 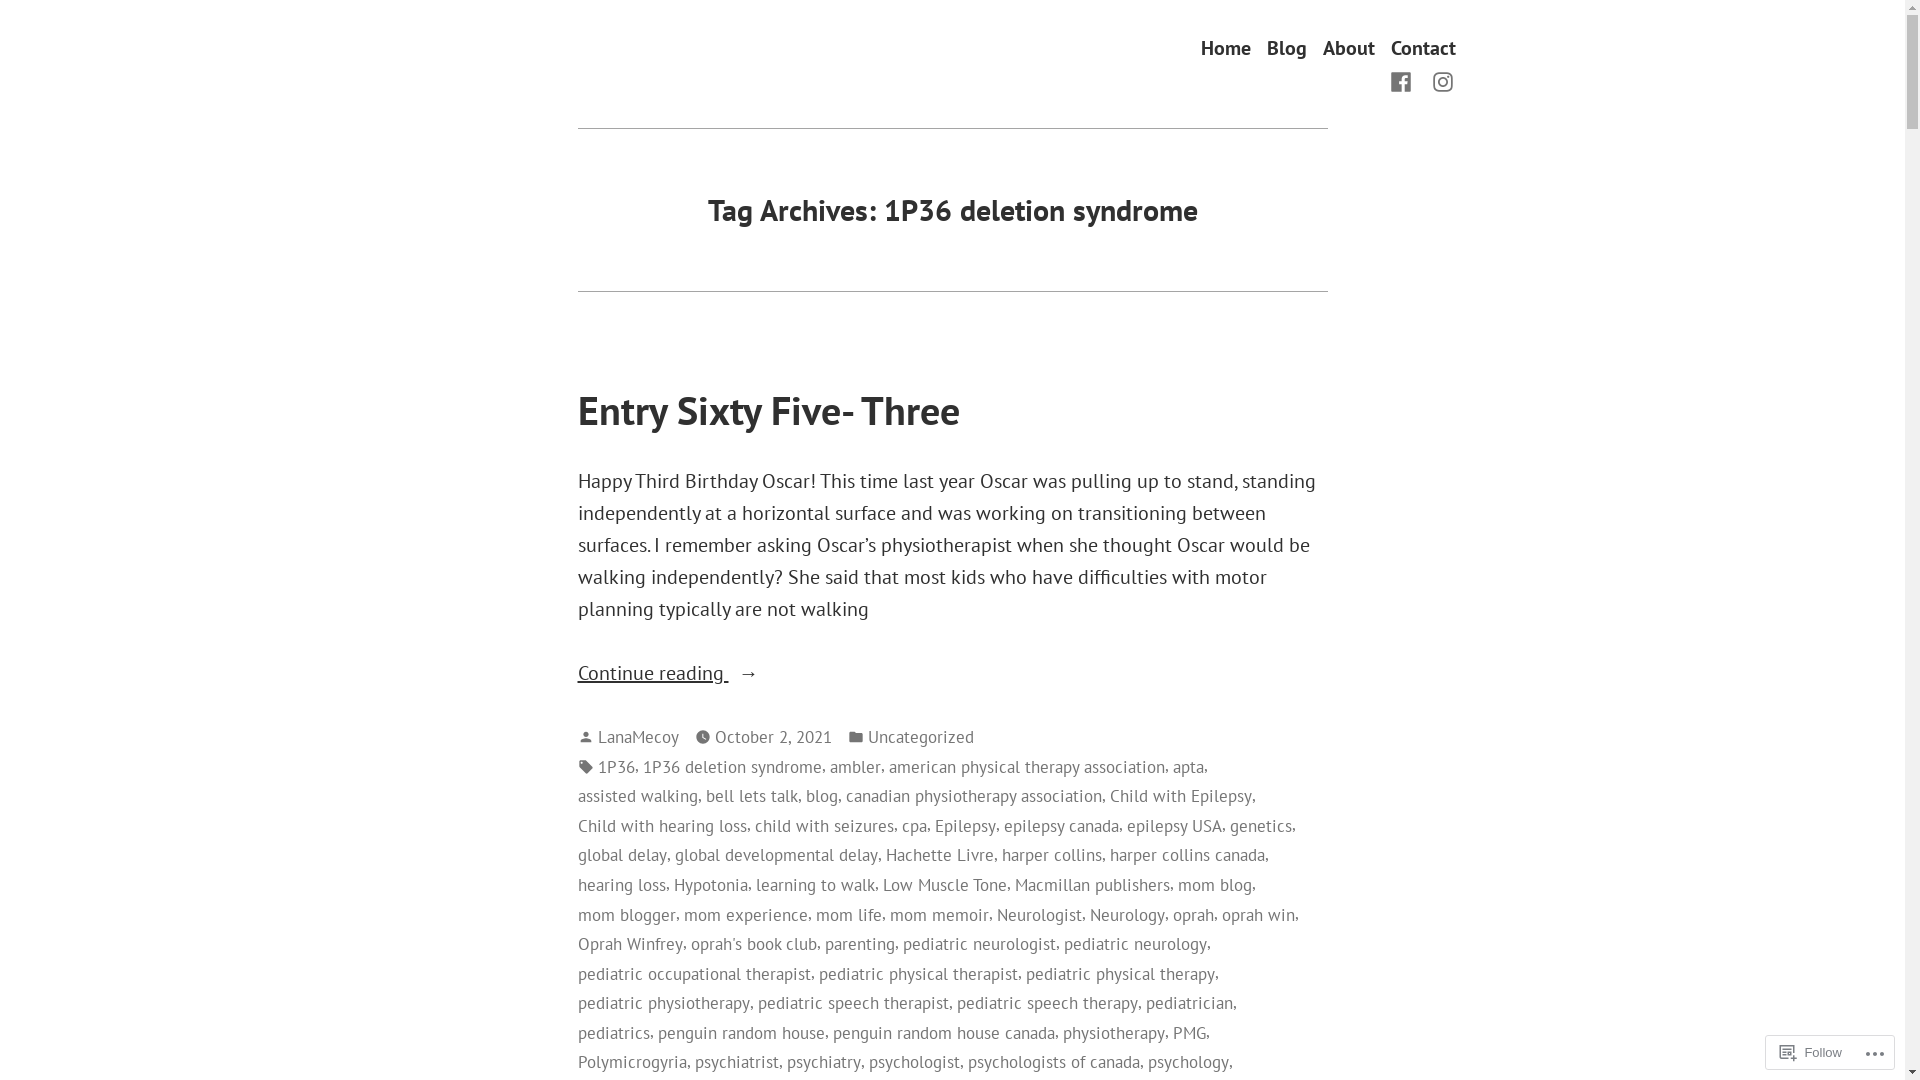 I want to click on 'psychology', so click(x=1188, y=1060).